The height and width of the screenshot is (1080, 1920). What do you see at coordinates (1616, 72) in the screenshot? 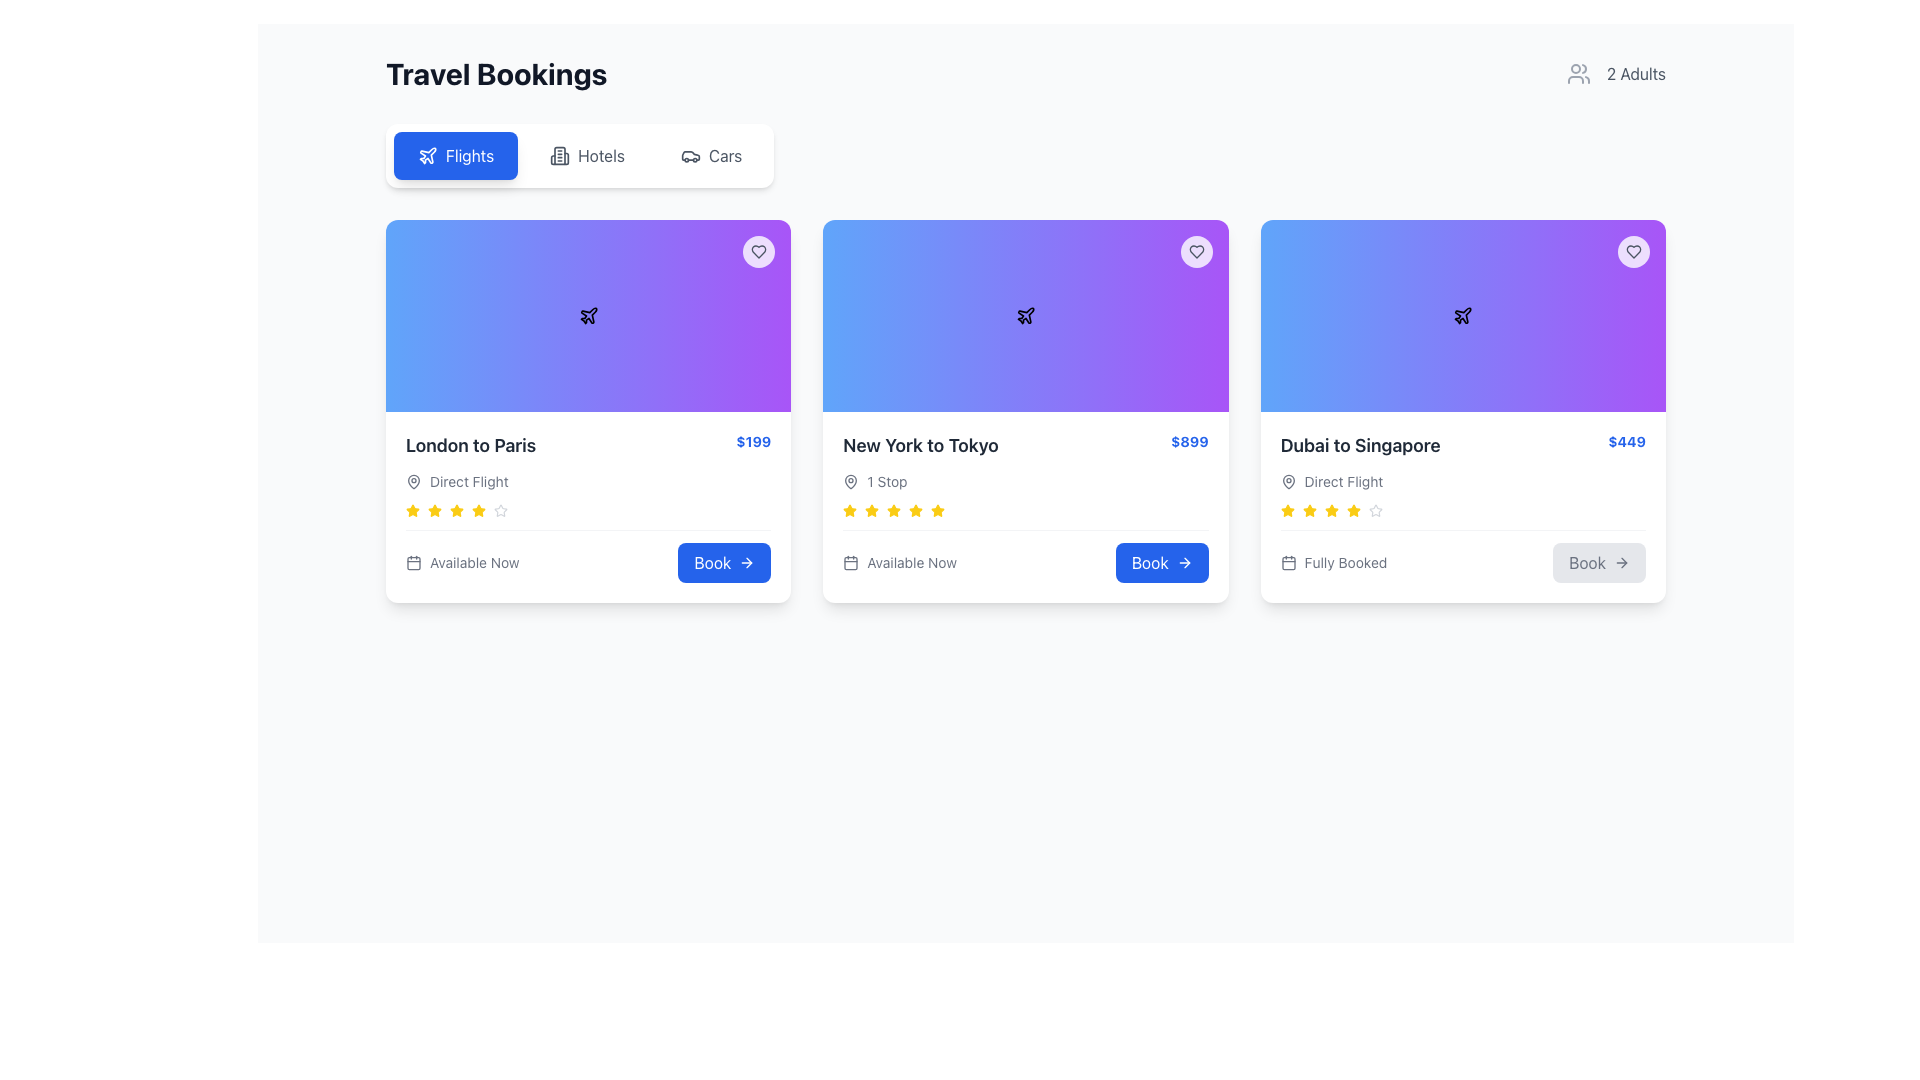
I see `the static display label with the text '2 Adults' and the accompanying icon of two user figures, located in the top-right corner of the interface next to the title 'Travel Bookings'` at bounding box center [1616, 72].